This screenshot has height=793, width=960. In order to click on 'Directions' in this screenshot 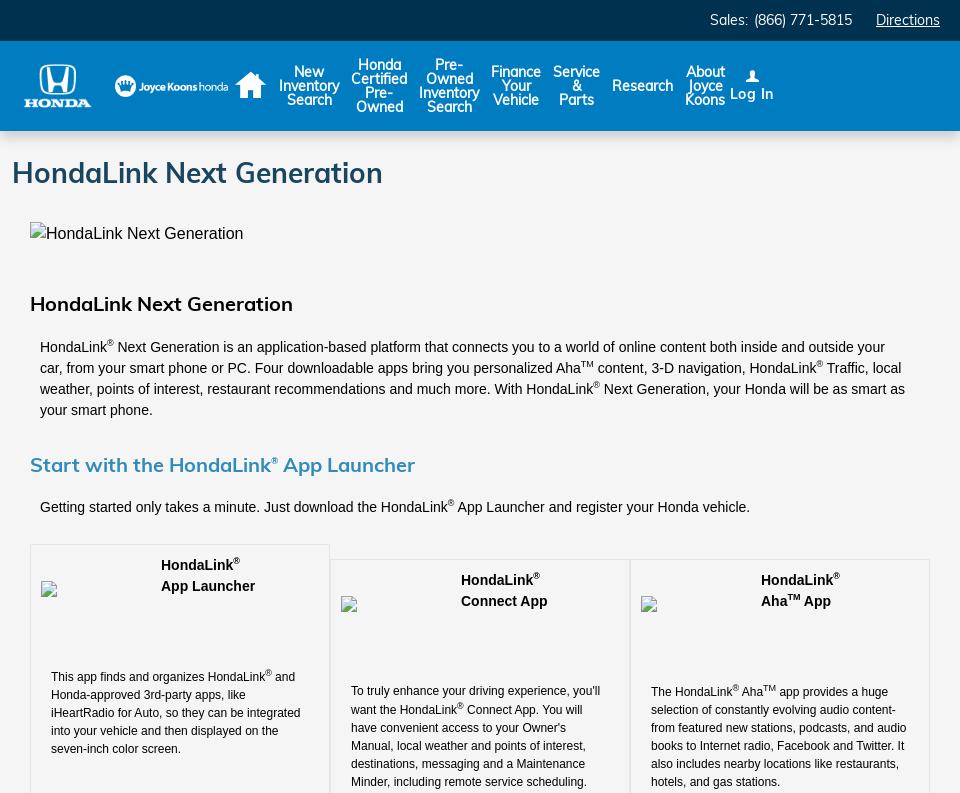, I will do `click(875, 18)`.